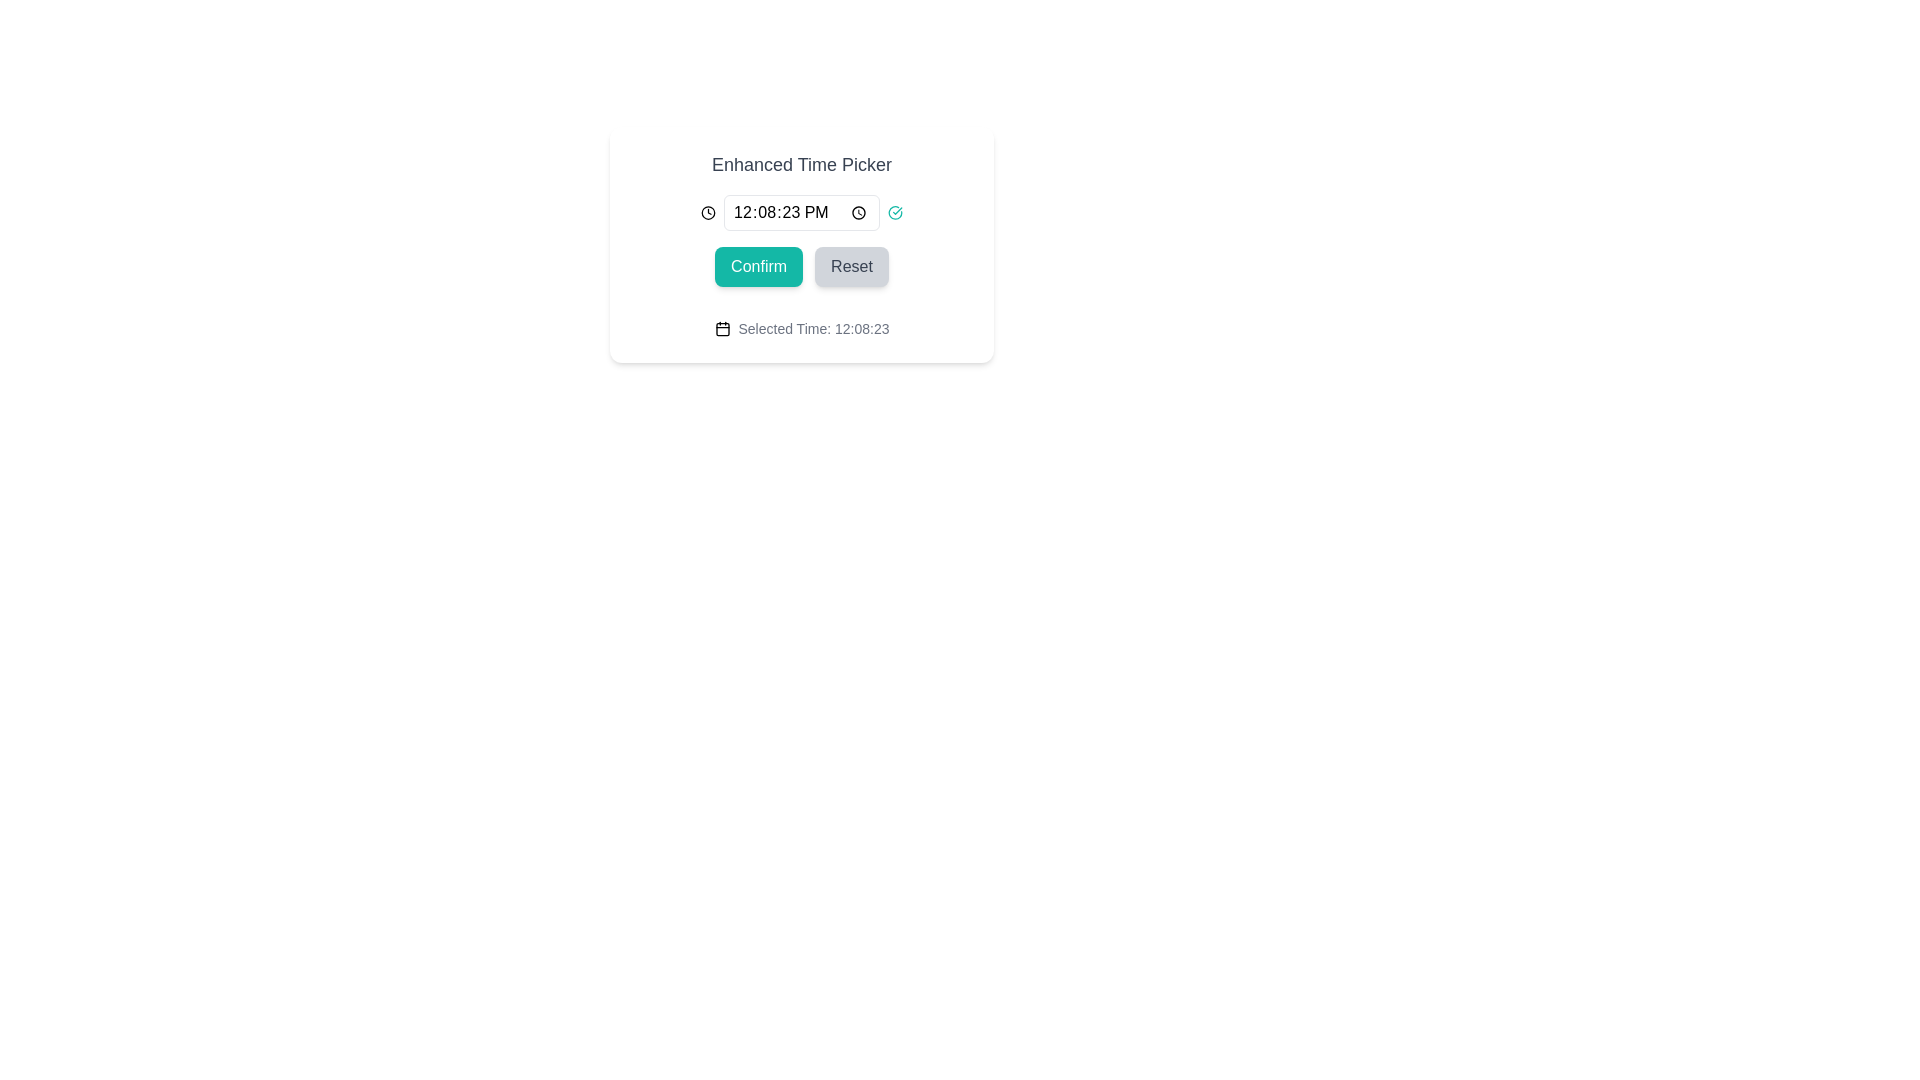 The image size is (1920, 1080). What do you see at coordinates (801, 244) in the screenshot?
I see `the submit button located directly below the time input field in the 'Enhanced Time Picker' dialog` at bounding box center [801, 244].